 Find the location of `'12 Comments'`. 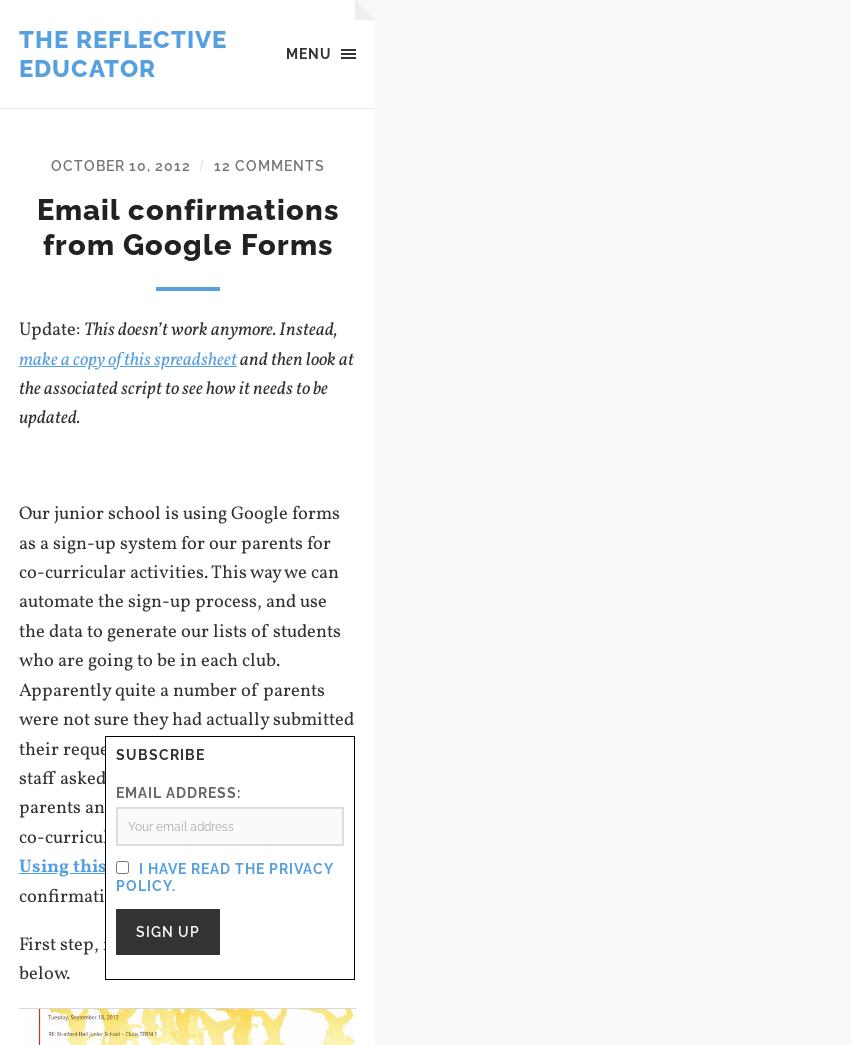

'12 Comments' is located at coordinates (267, 164).